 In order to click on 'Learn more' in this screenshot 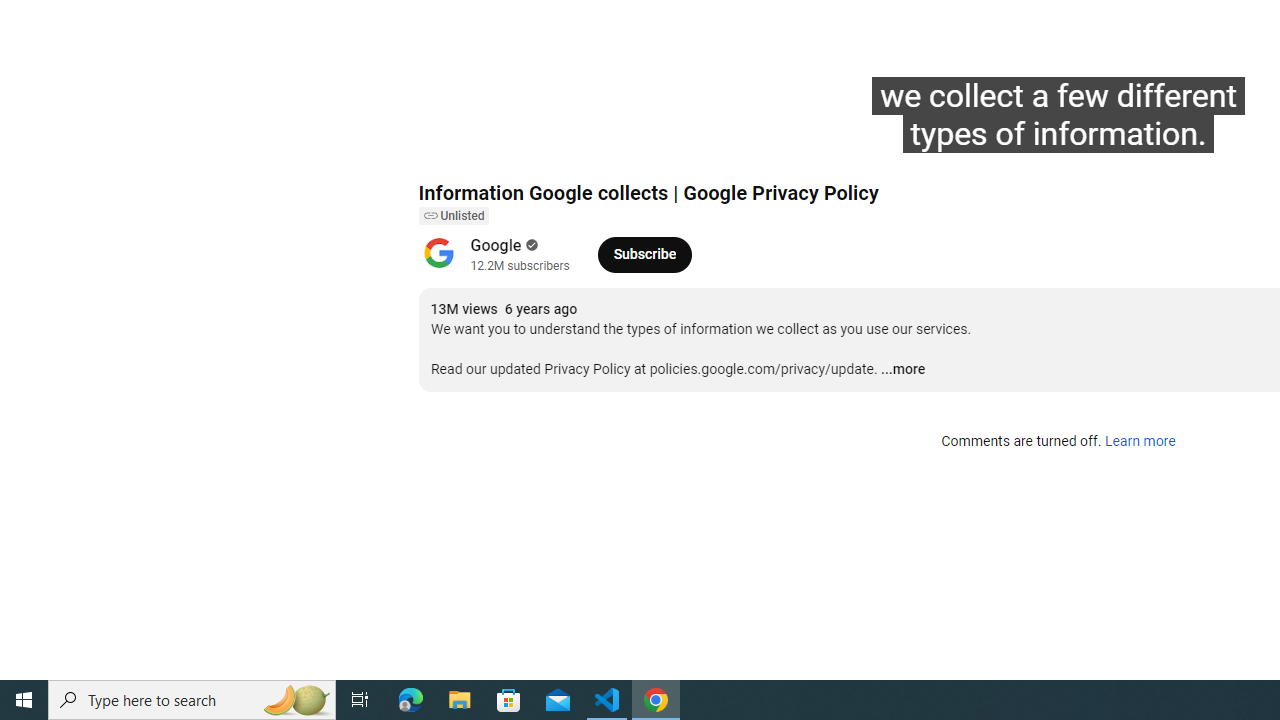, I will do `click(1139, 441)`.